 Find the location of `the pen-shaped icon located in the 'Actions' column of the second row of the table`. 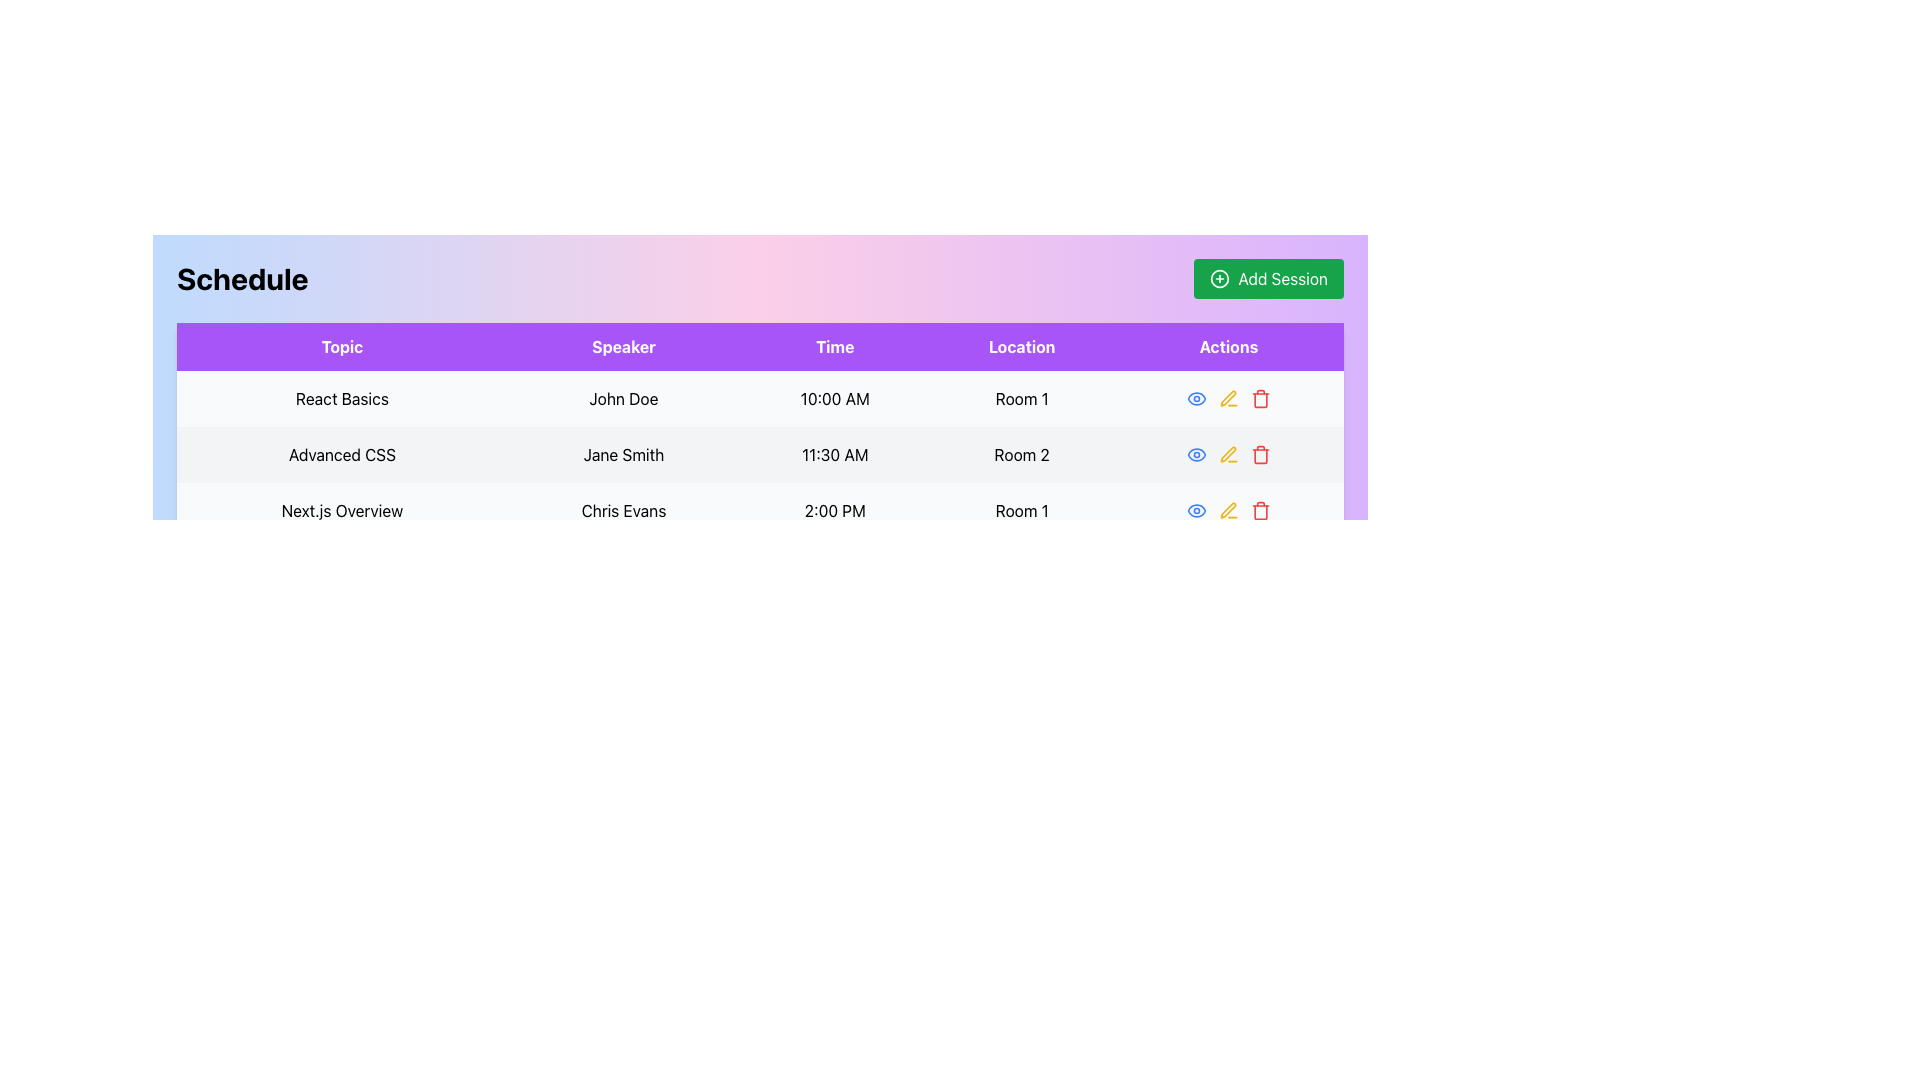

the pen-shaped icon located in the 'Actions' column of the second row of the table is located at coordinates (1227, 398).